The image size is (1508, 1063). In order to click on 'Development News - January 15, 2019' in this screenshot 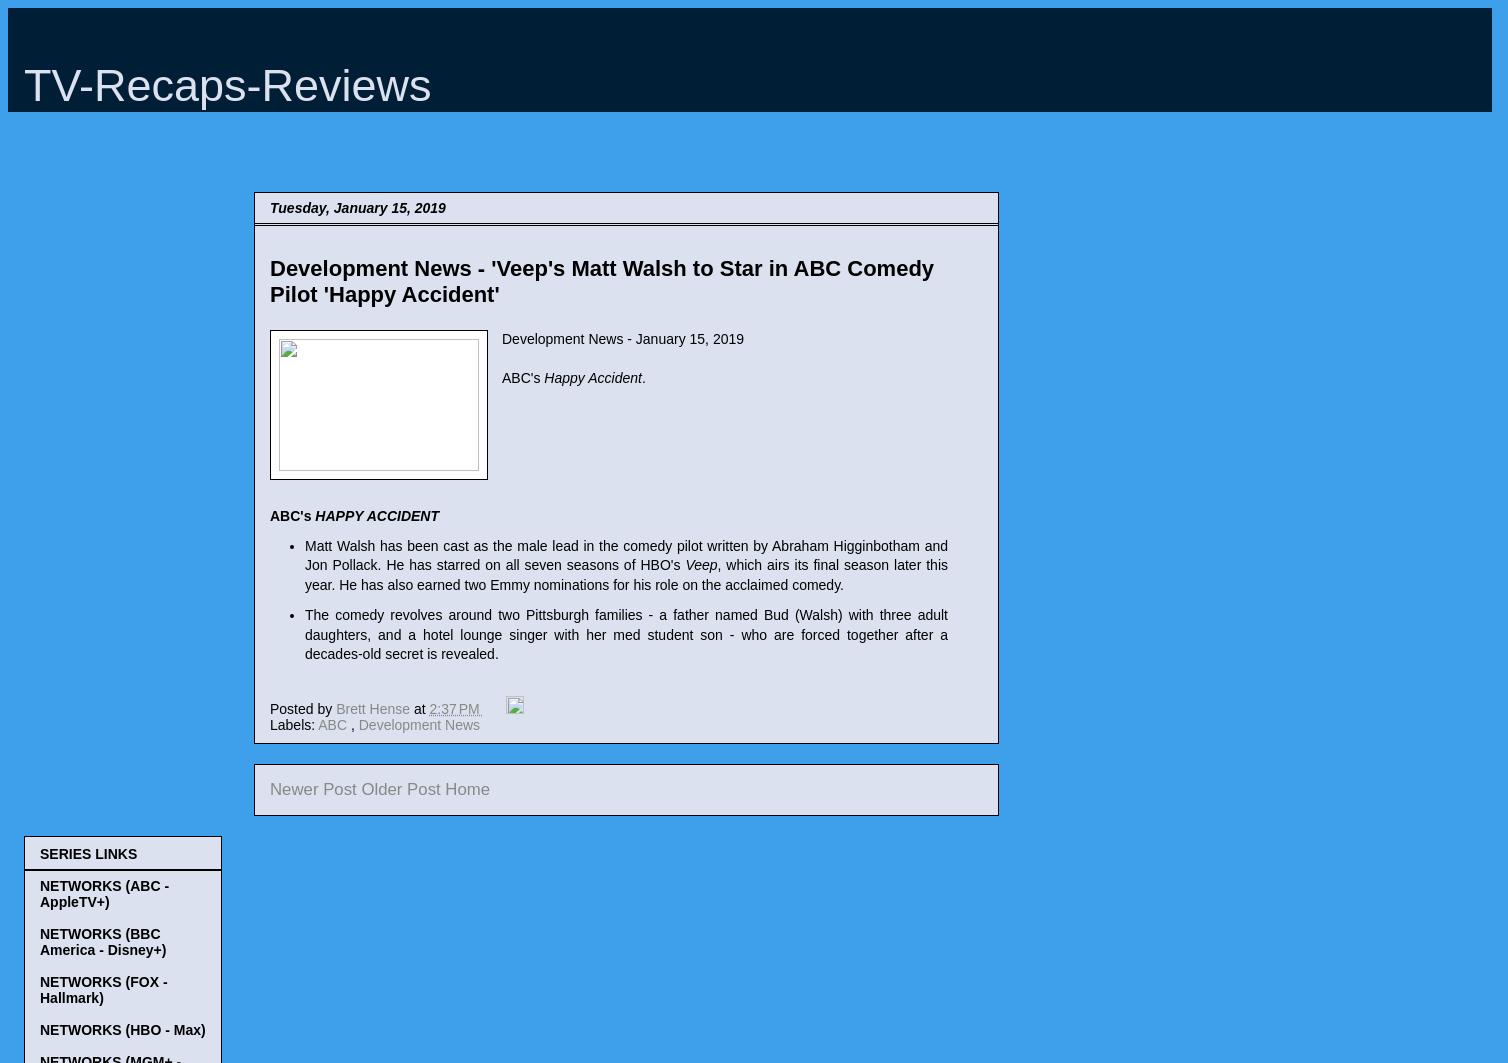, I will do `click(621, 338)`.